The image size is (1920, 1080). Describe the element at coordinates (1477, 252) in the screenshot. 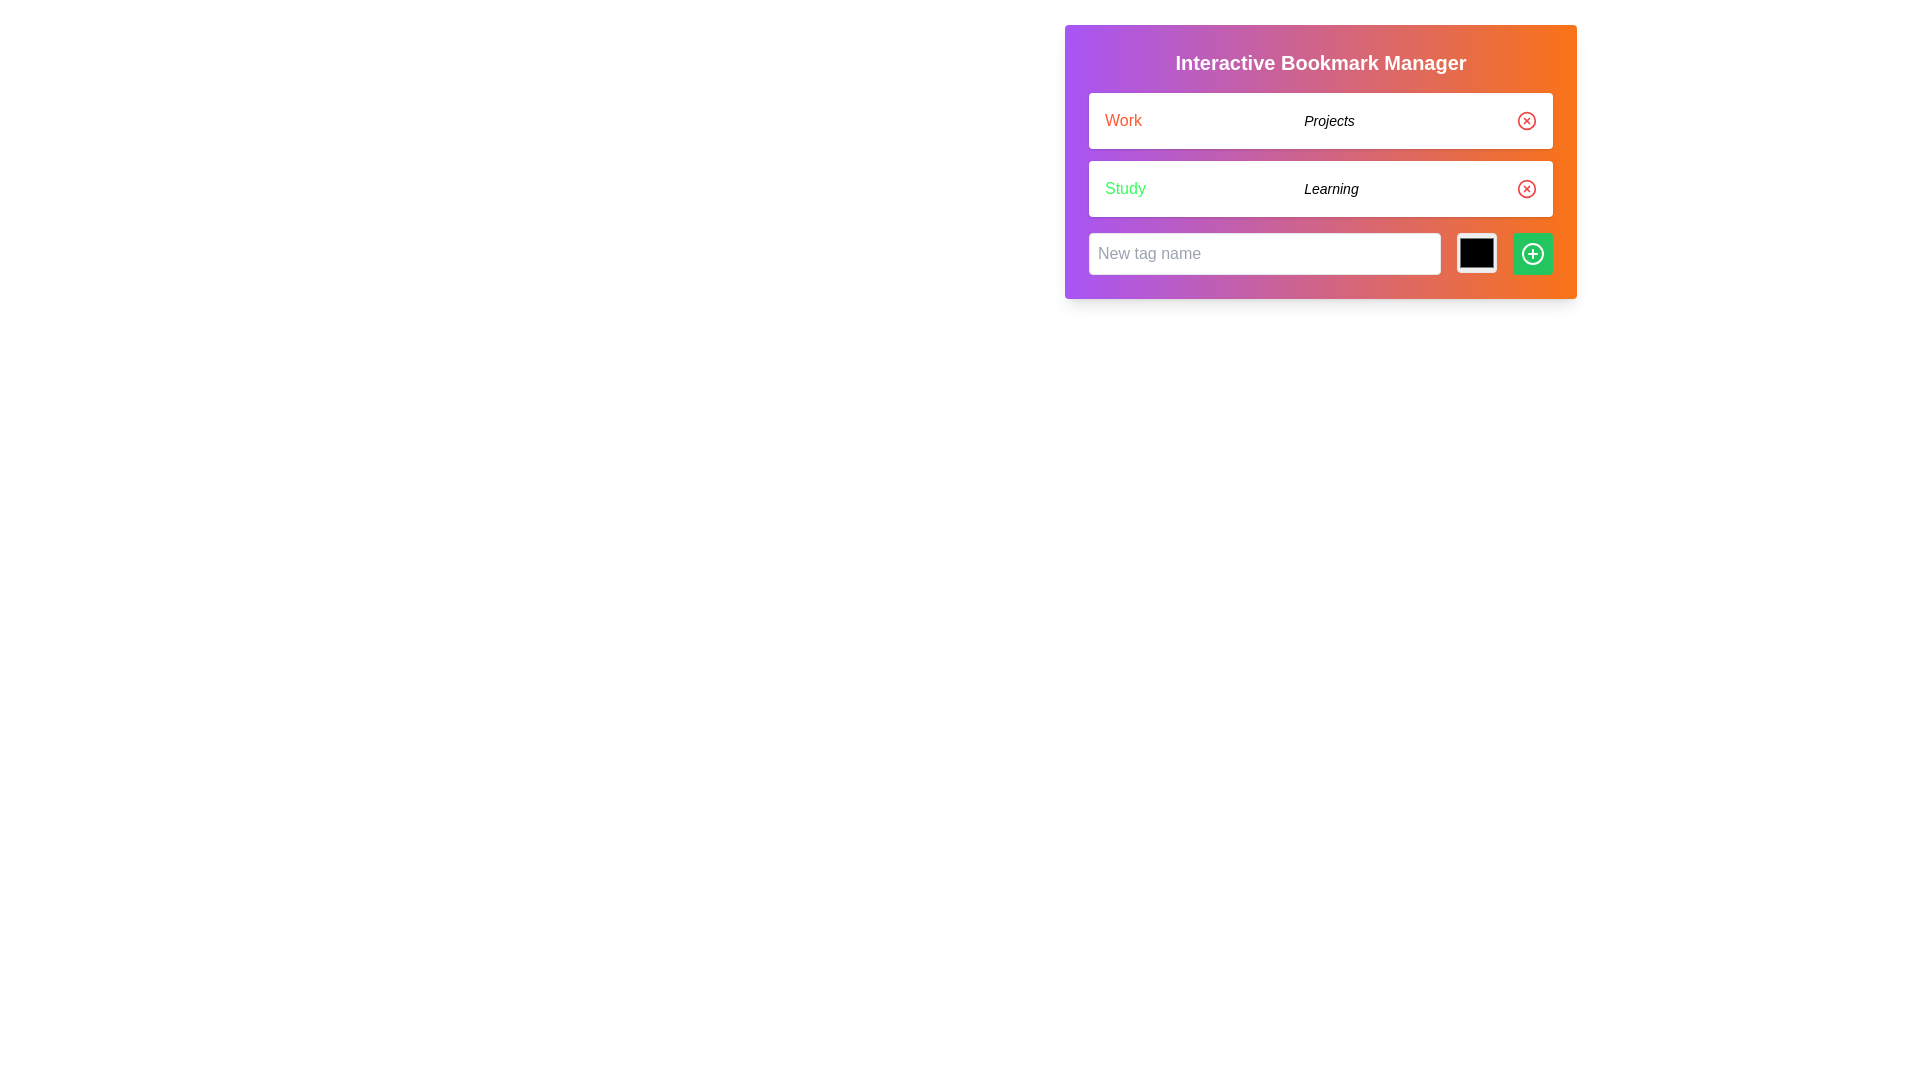

I see `the square-shaped Color input field with a black fill and gray border` at that location.